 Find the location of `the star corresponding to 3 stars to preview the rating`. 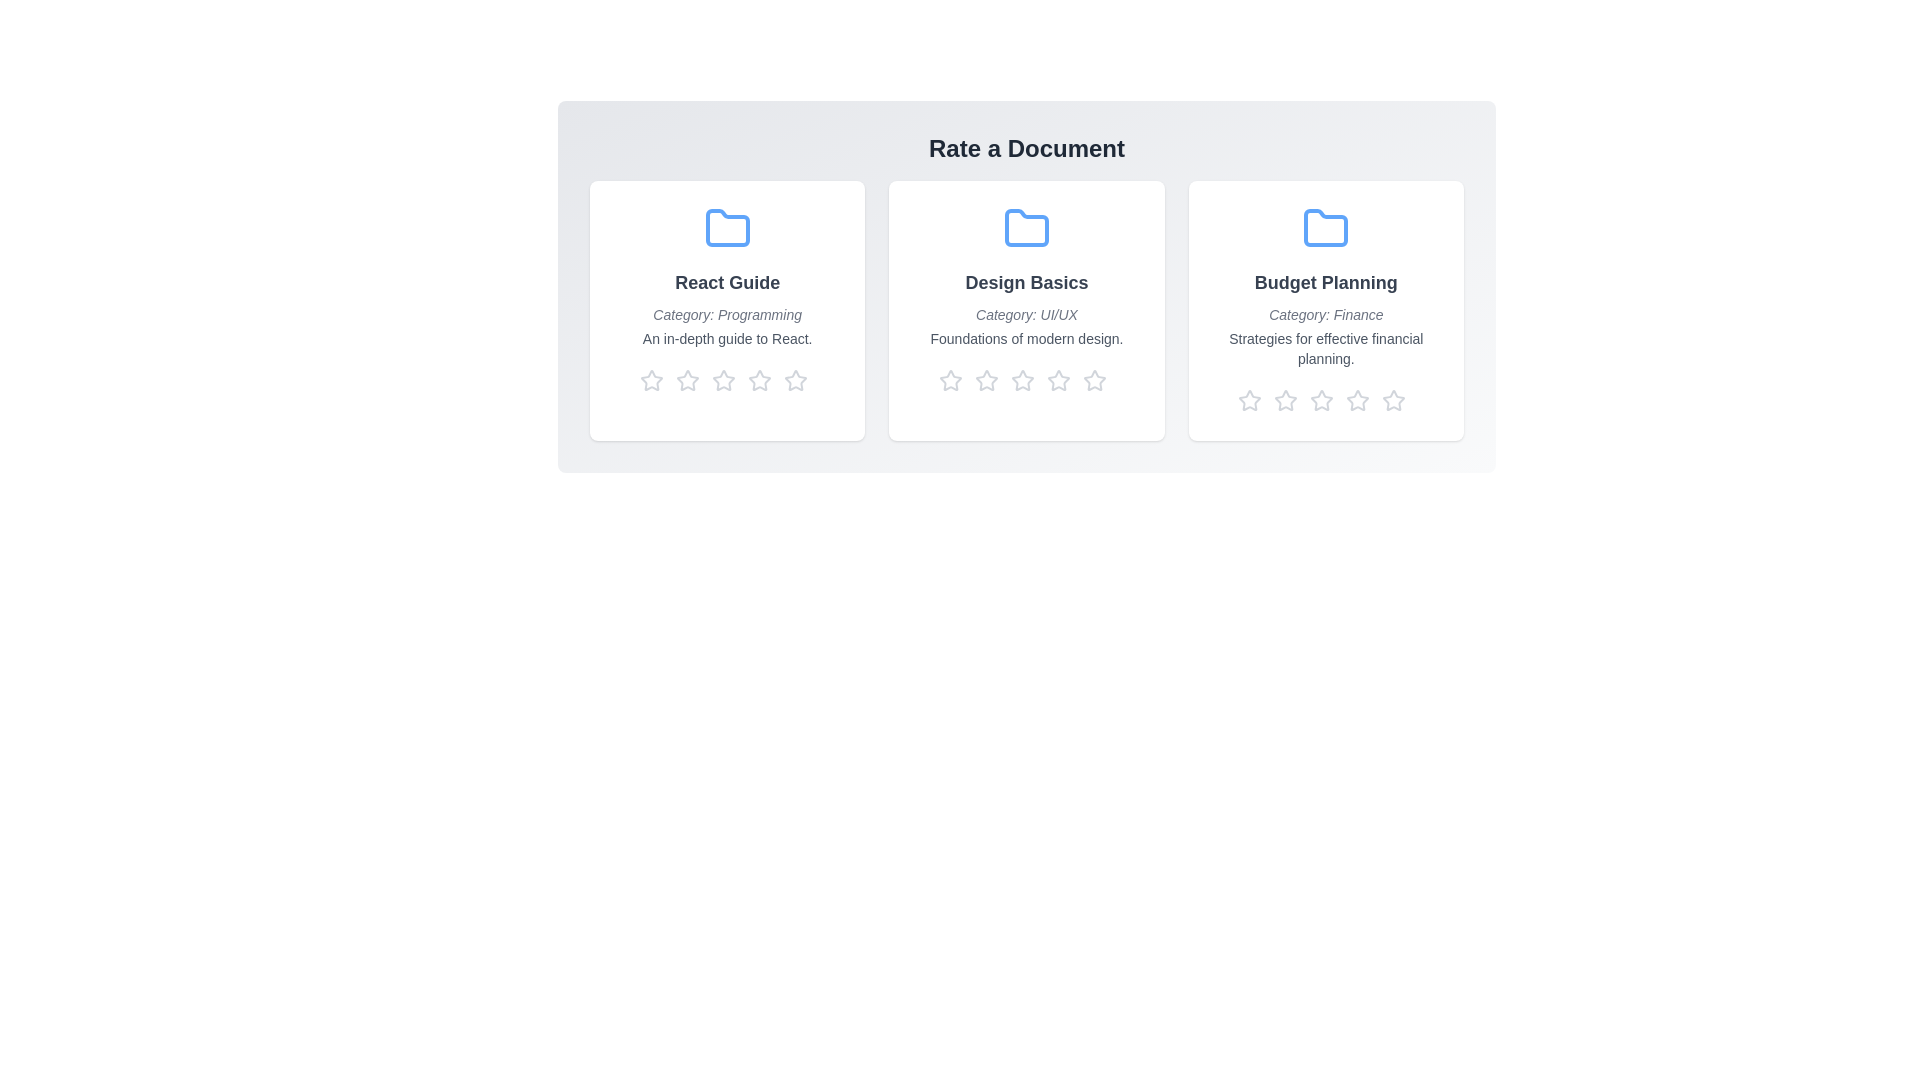

the star corresponding to 3 stars to preview the rating is located at coordinates (725, 381).